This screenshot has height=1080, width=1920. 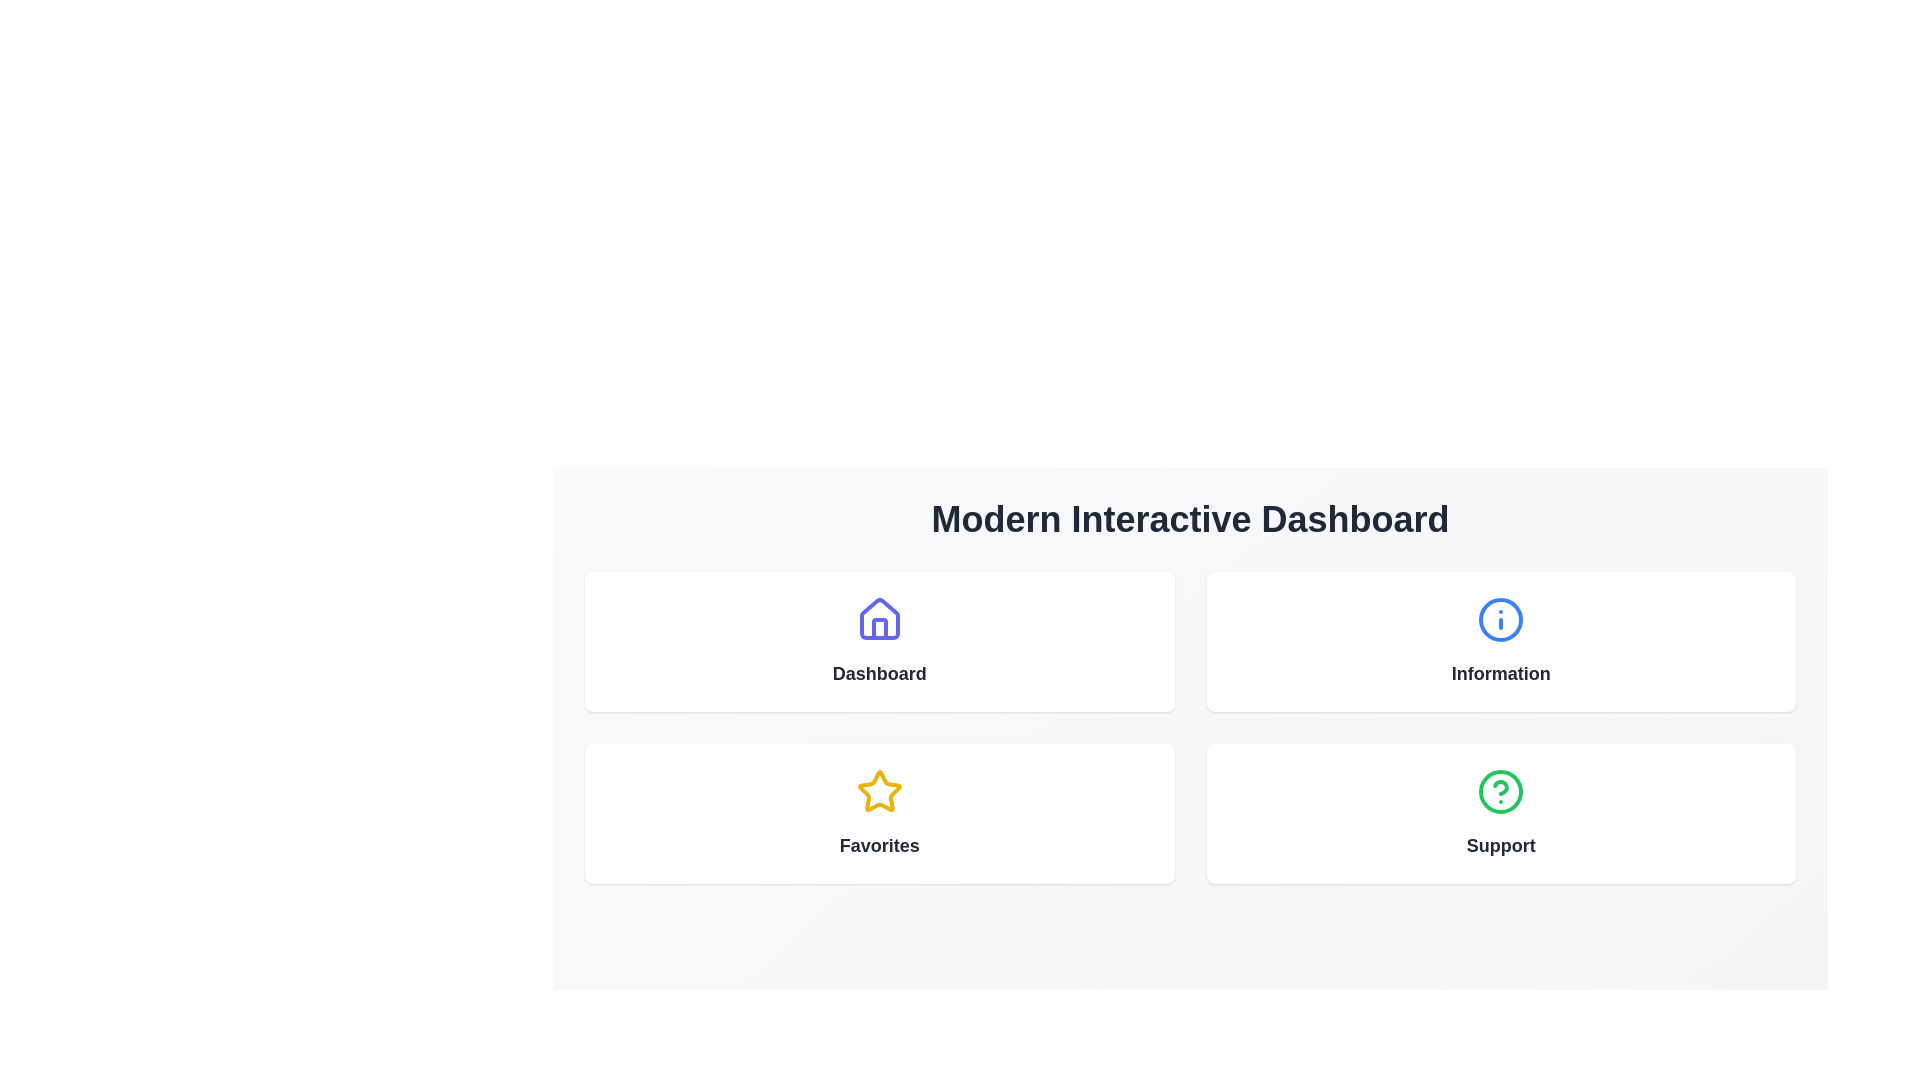 What do you see at coordinates (879, 790) in the screenshot?
I see `the star icon representing the 'Favorites' feature, located in the third box of the second row in the grid layout, above the text labeled 'Favorites'` at bounding box center [879, 790].